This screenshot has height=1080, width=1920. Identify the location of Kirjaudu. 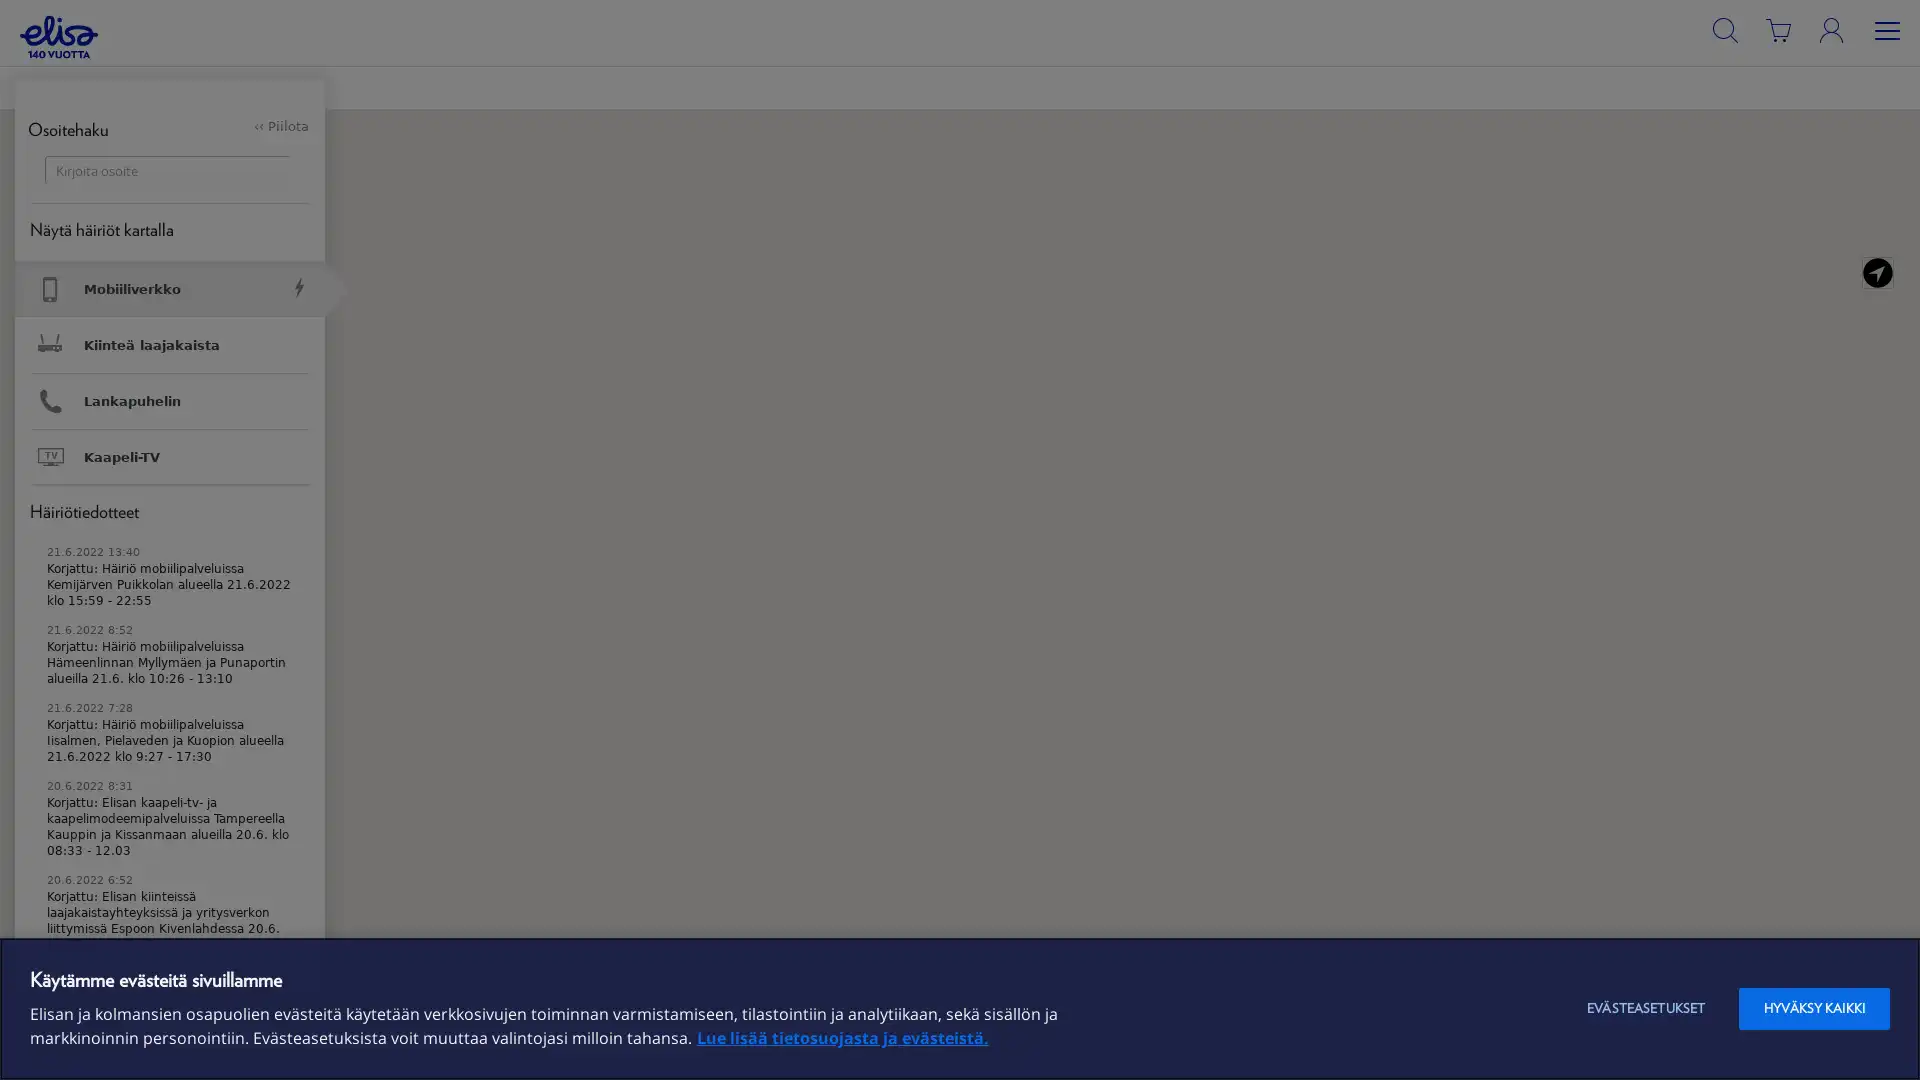
(1859, 71).